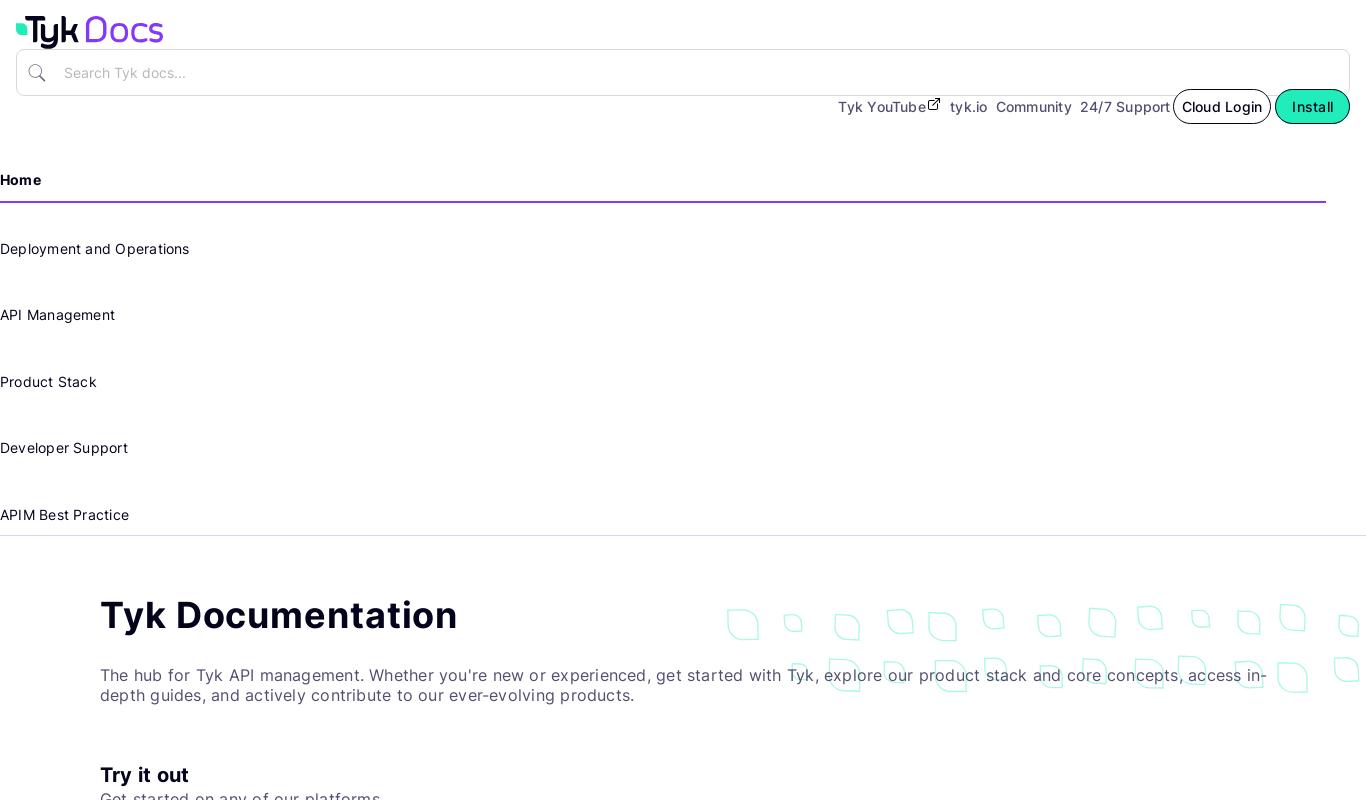 Image resolution: width=1366 pixels, height=800 pixels. Describe the element at coordinates (99, 684) in the screenshot. I see `'The hub for Tyk API management. Whether you're new or experienced, get started with Tyk, explore
                        our product stack and core concepts, access in-depth guides, and actively contribute to our
                        ever-evolving products.'` at that location.